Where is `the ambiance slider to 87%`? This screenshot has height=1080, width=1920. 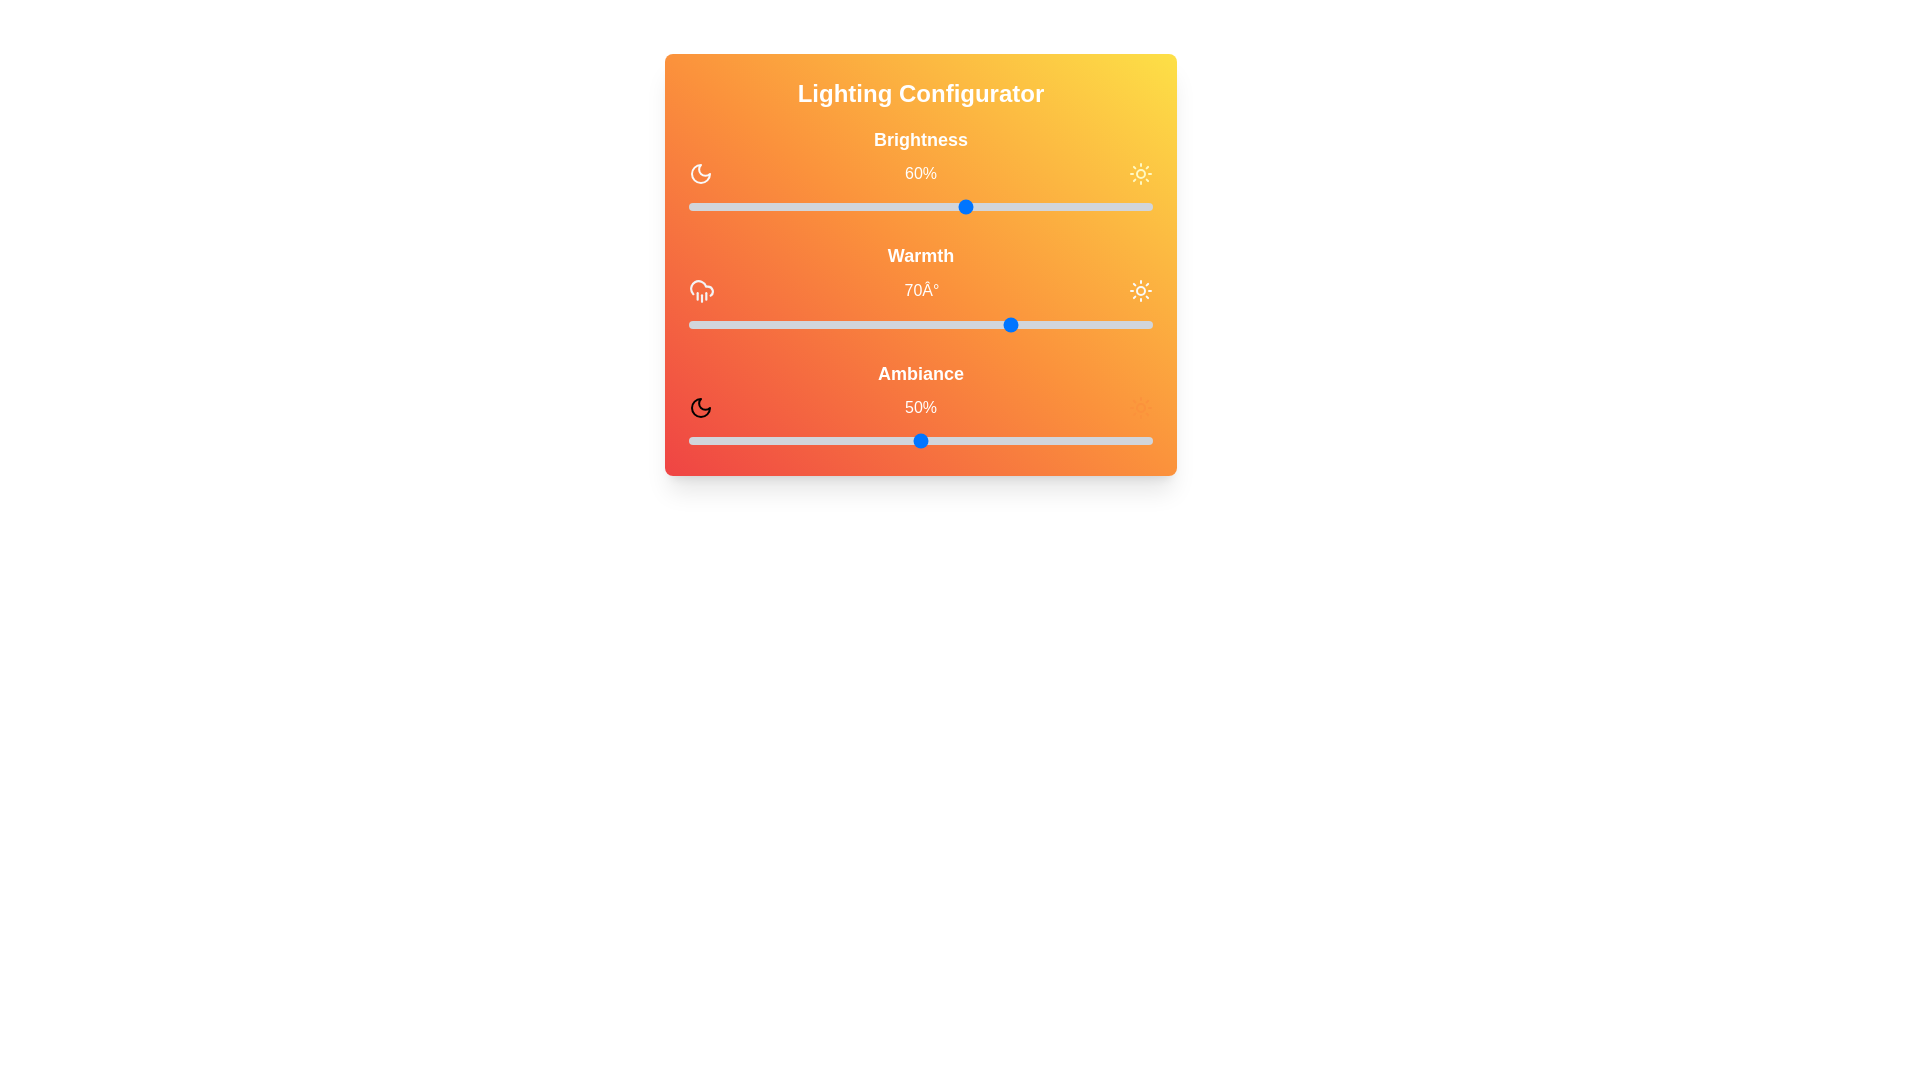 the ambiance slider to 87% is located at coordinates (1091, 439).